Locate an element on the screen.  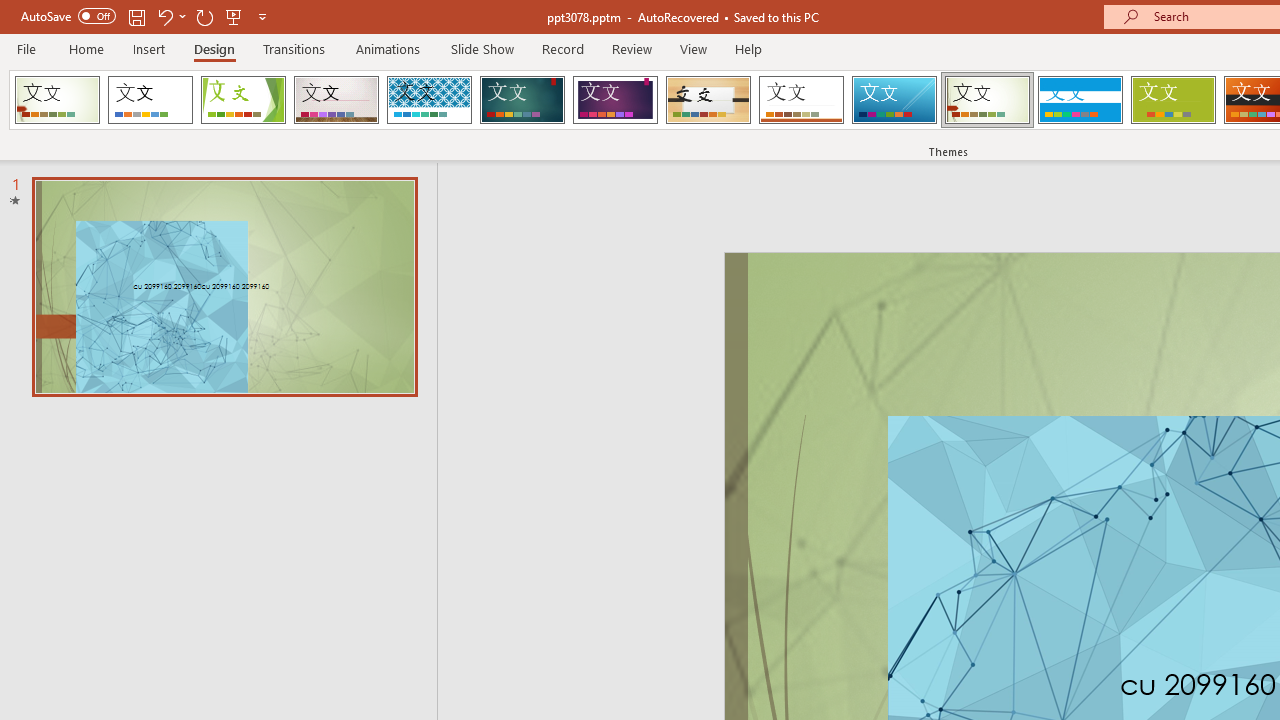
'Gallery' is located at coordinates (336, 100).